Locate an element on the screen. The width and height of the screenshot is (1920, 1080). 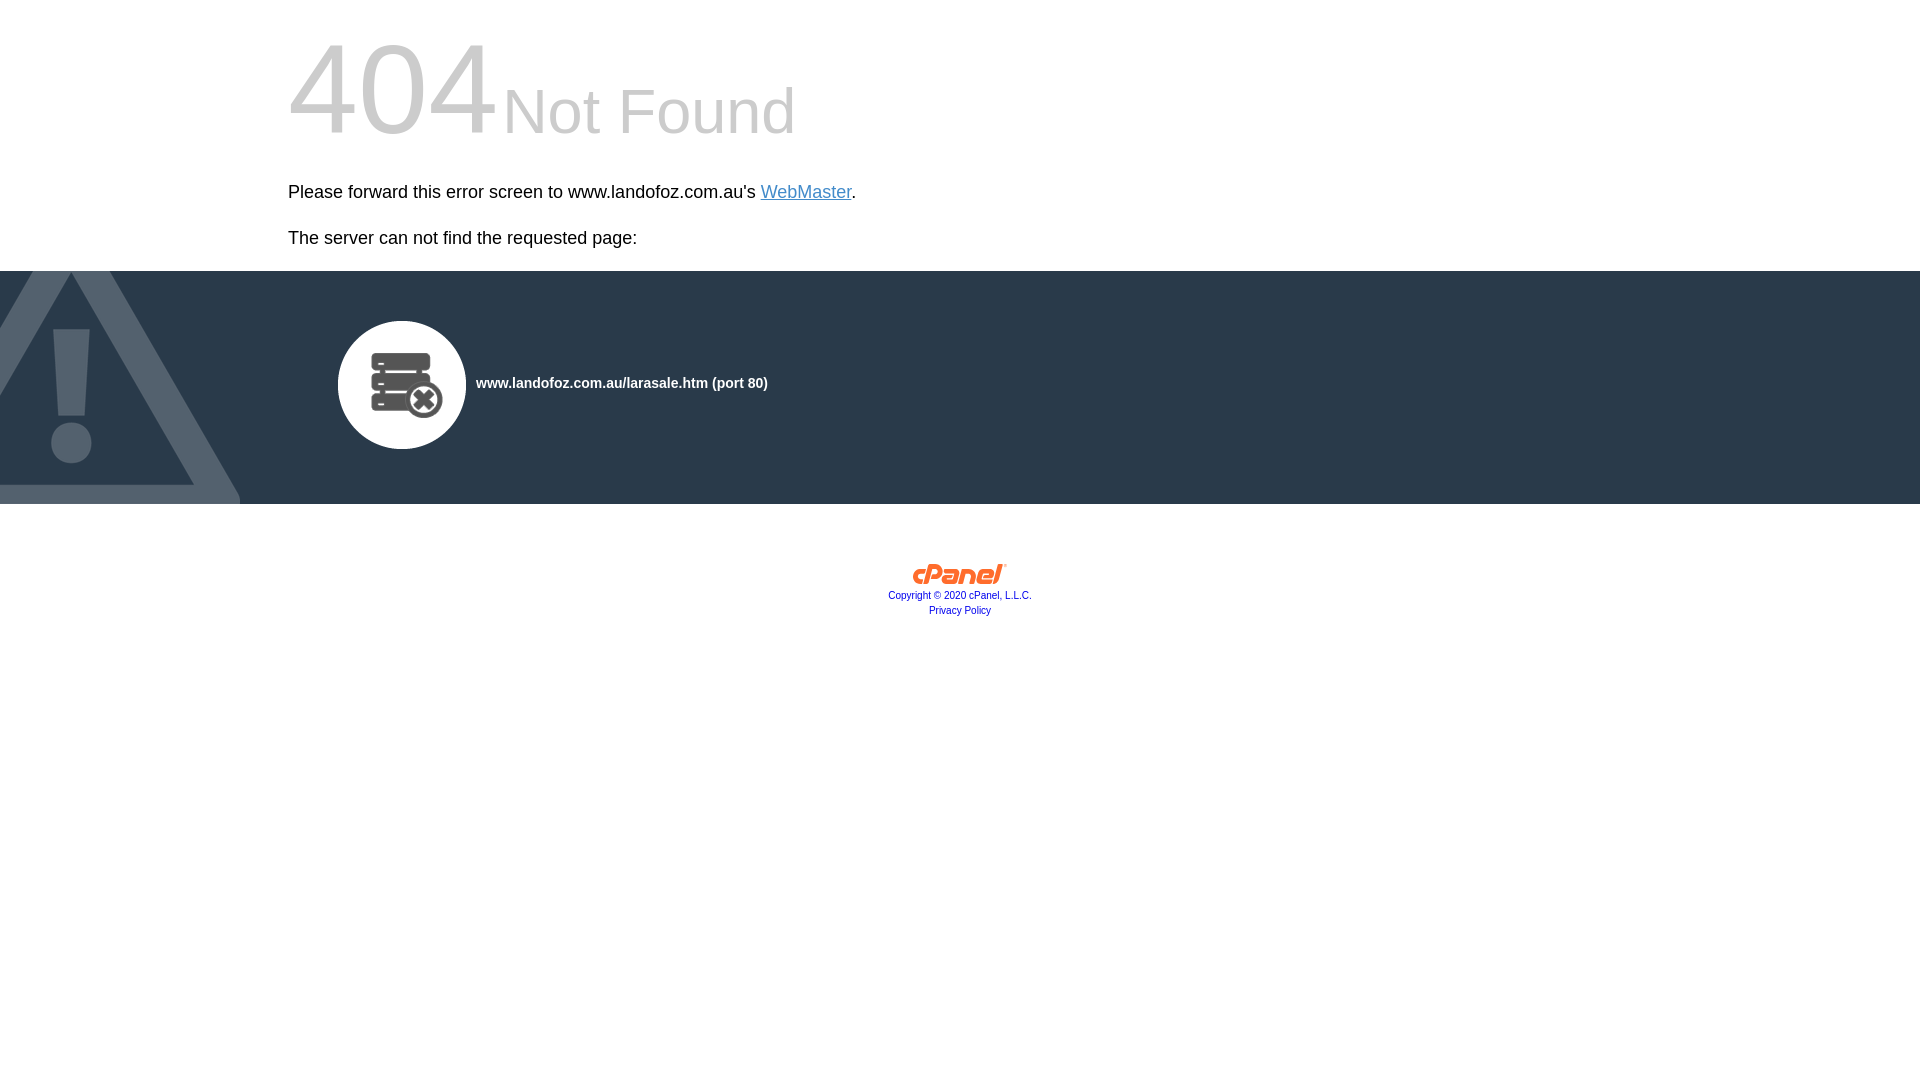
'Privacy Policy' is located at coordinates (960, 609).